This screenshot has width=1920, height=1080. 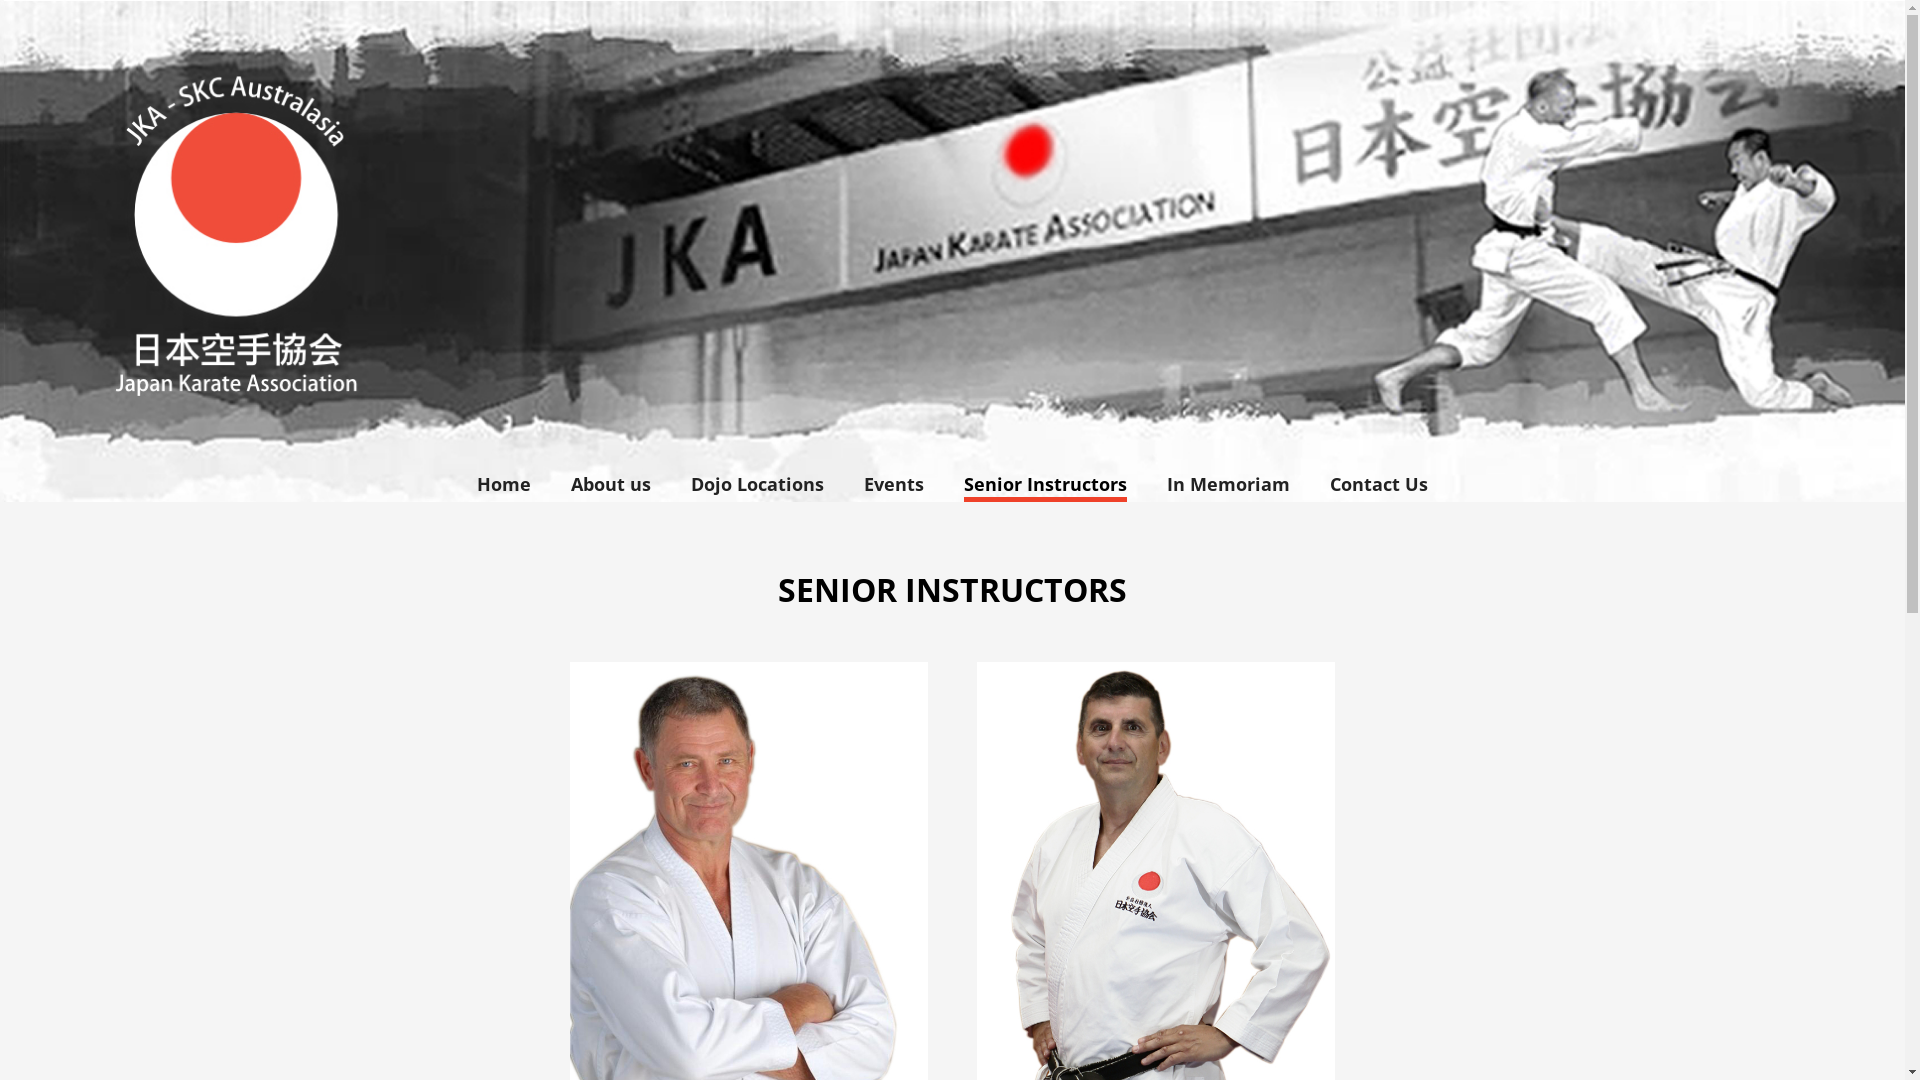 What do you see at coordinates (1044, 483) in the screenshot?
I see `'Senior Instructors'` at bounding box center [1044, 483].